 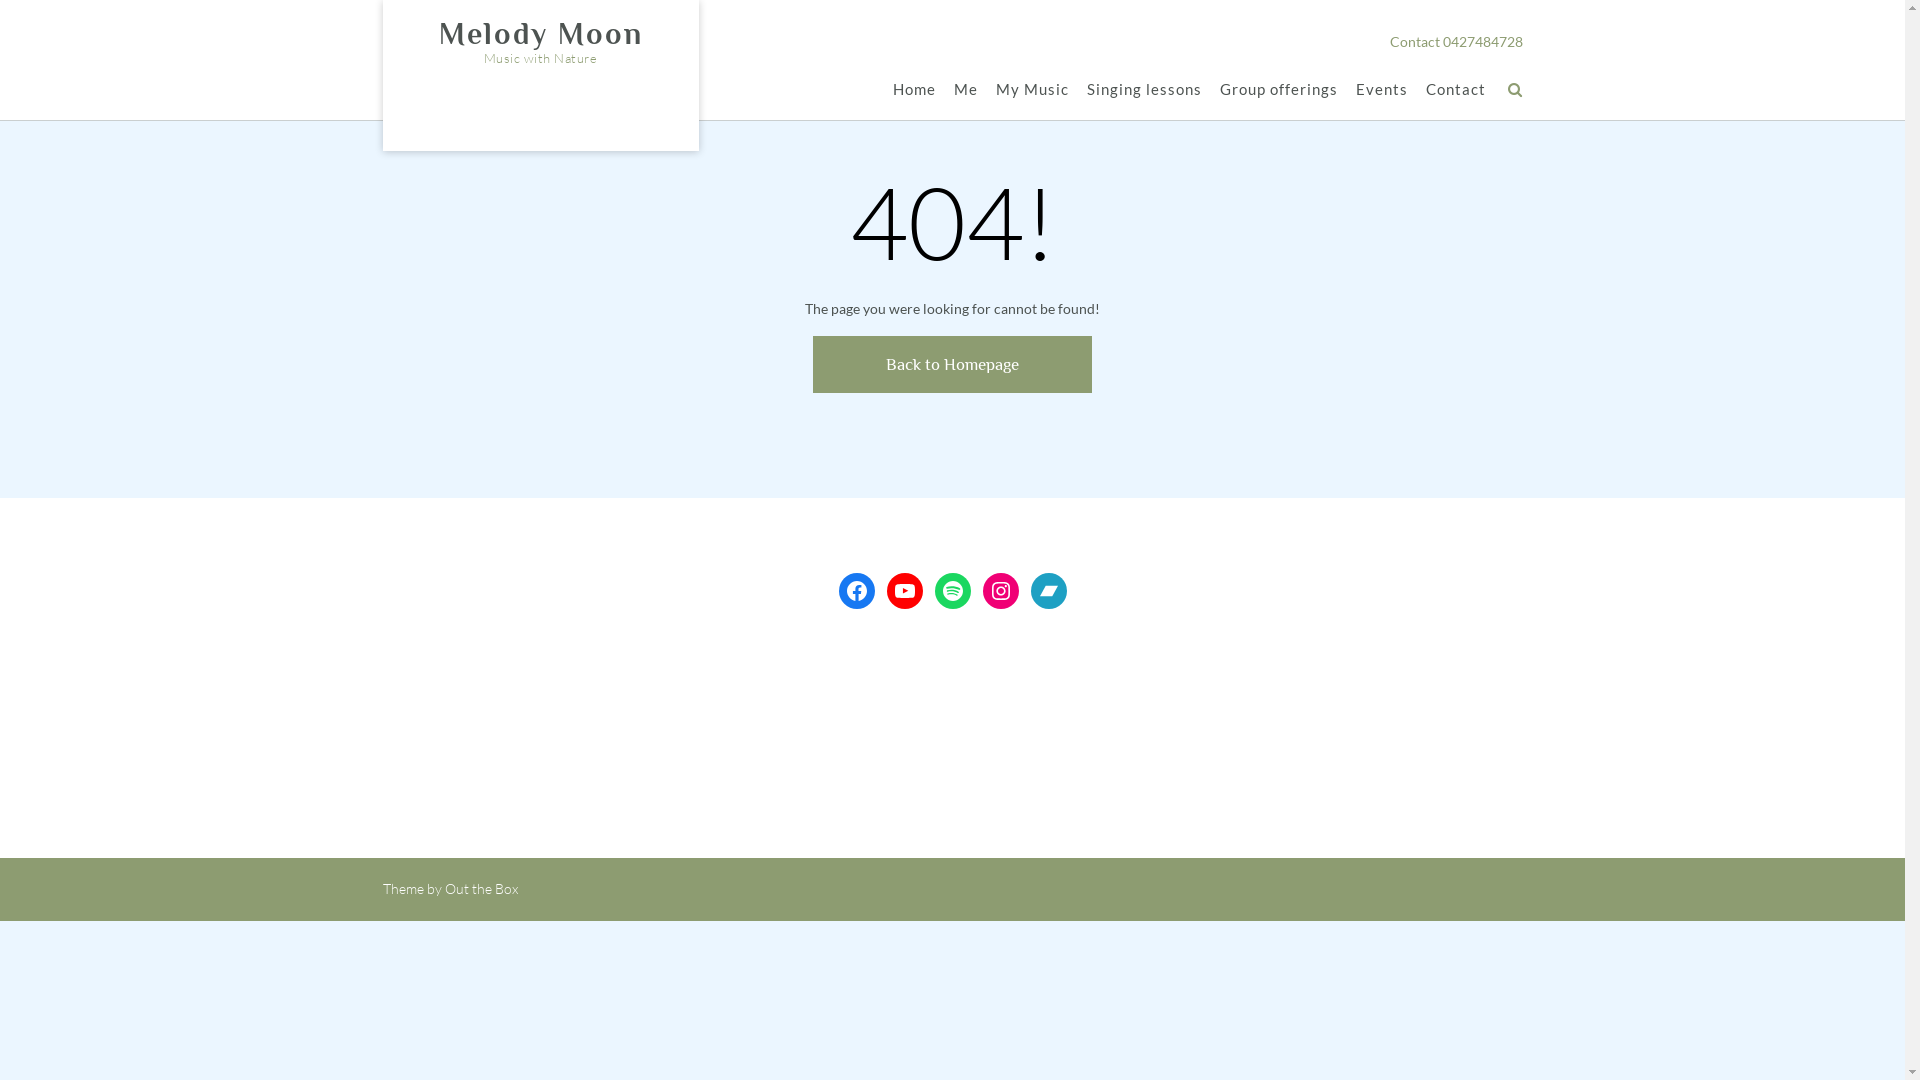 I want to click on 'My Music', so click(x=1032, y=88).